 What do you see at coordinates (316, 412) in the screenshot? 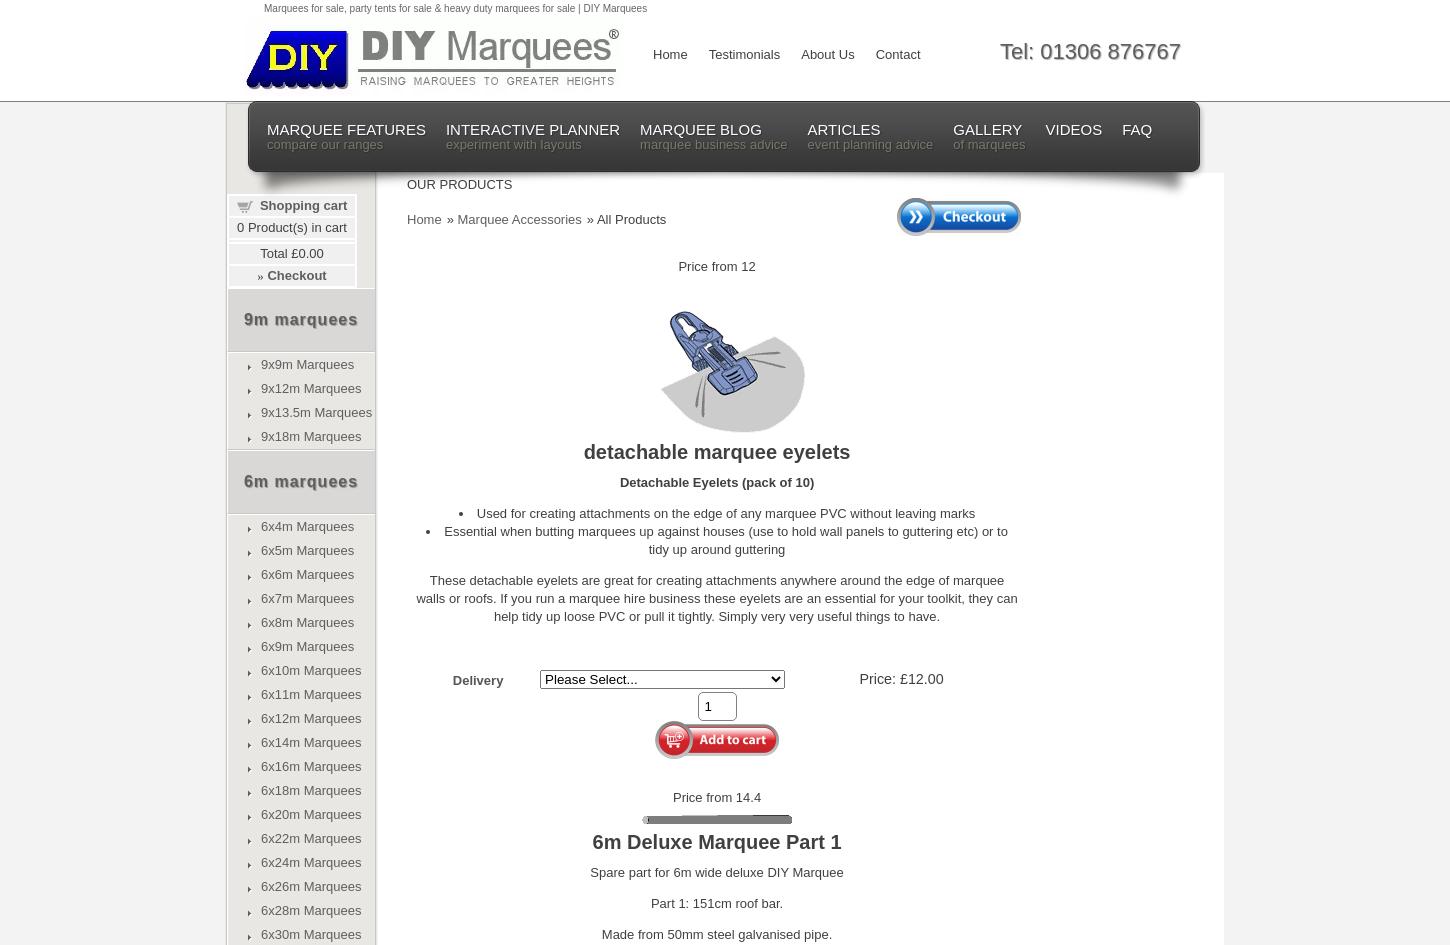
I see `'9x13.5m Marquees'` at bounding box center [316, 412].